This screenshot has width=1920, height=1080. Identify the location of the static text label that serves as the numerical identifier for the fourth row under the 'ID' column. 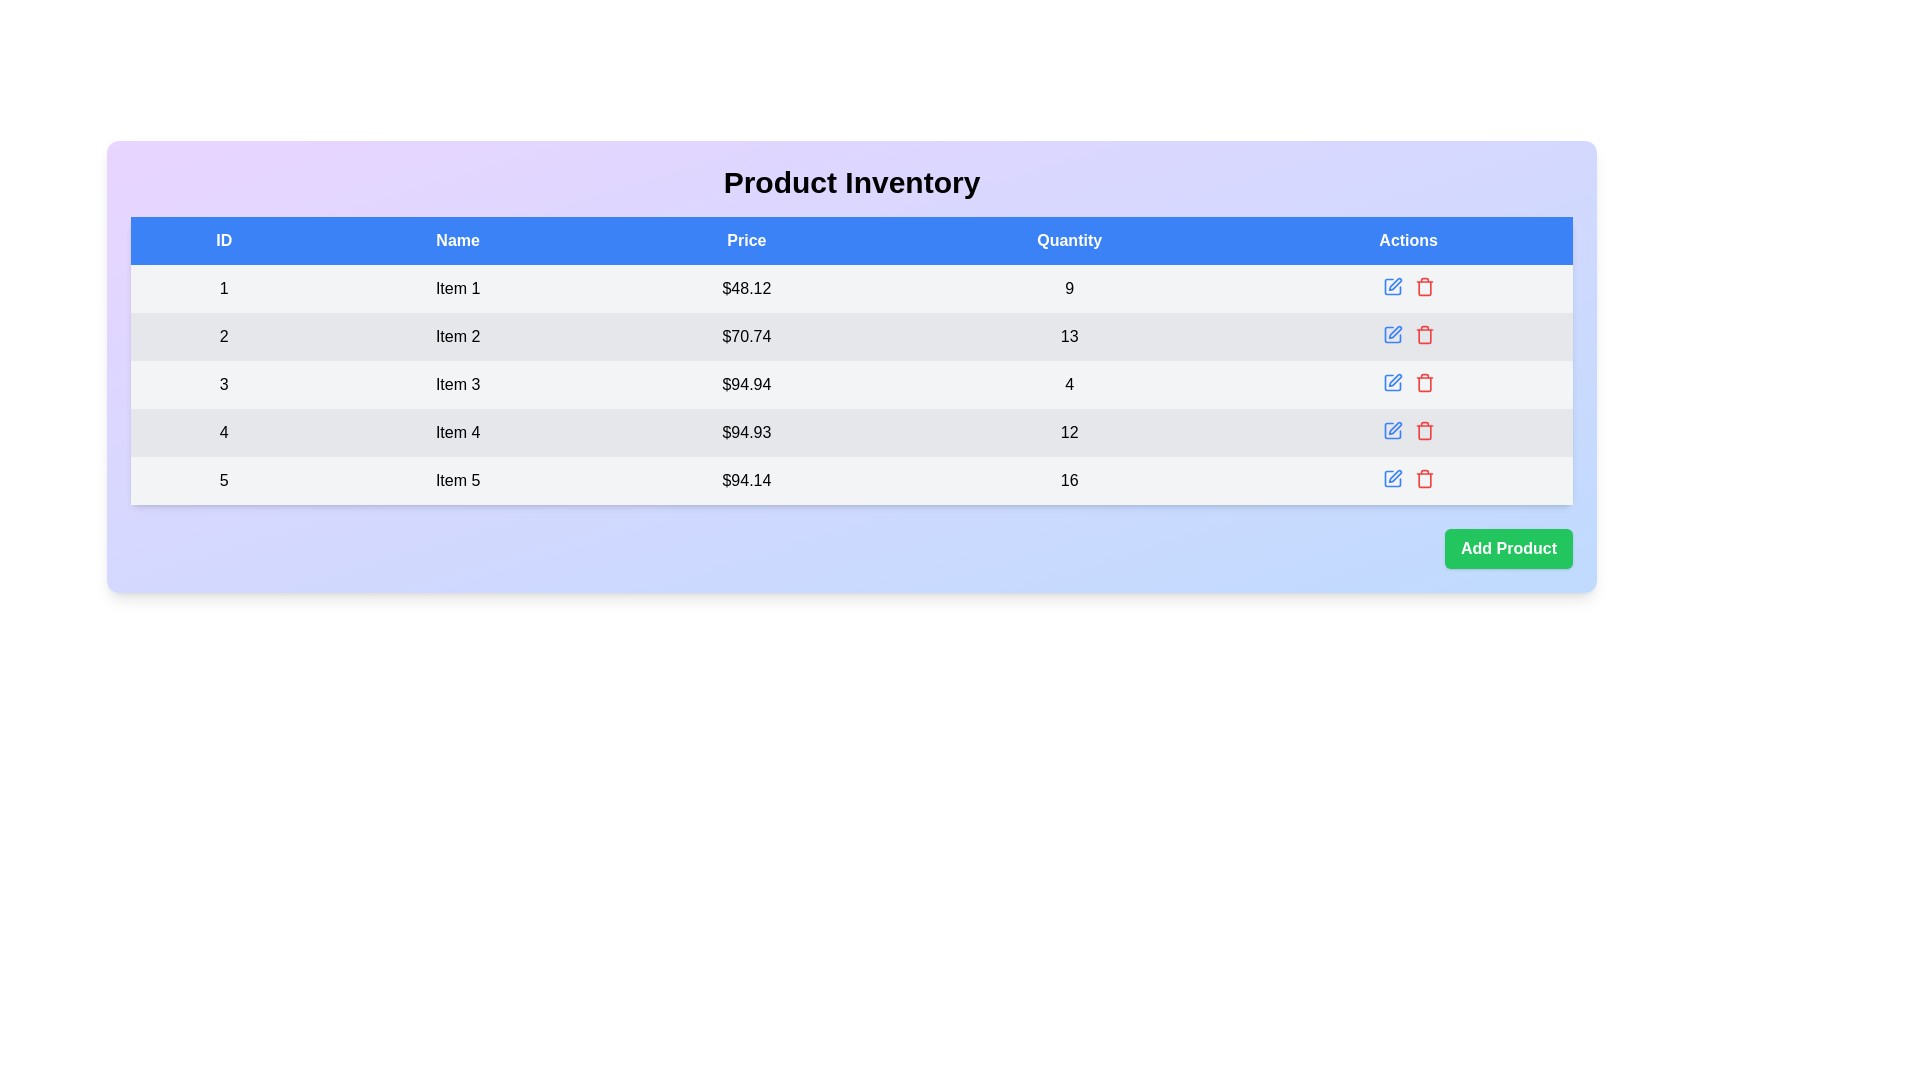
(224, 431).